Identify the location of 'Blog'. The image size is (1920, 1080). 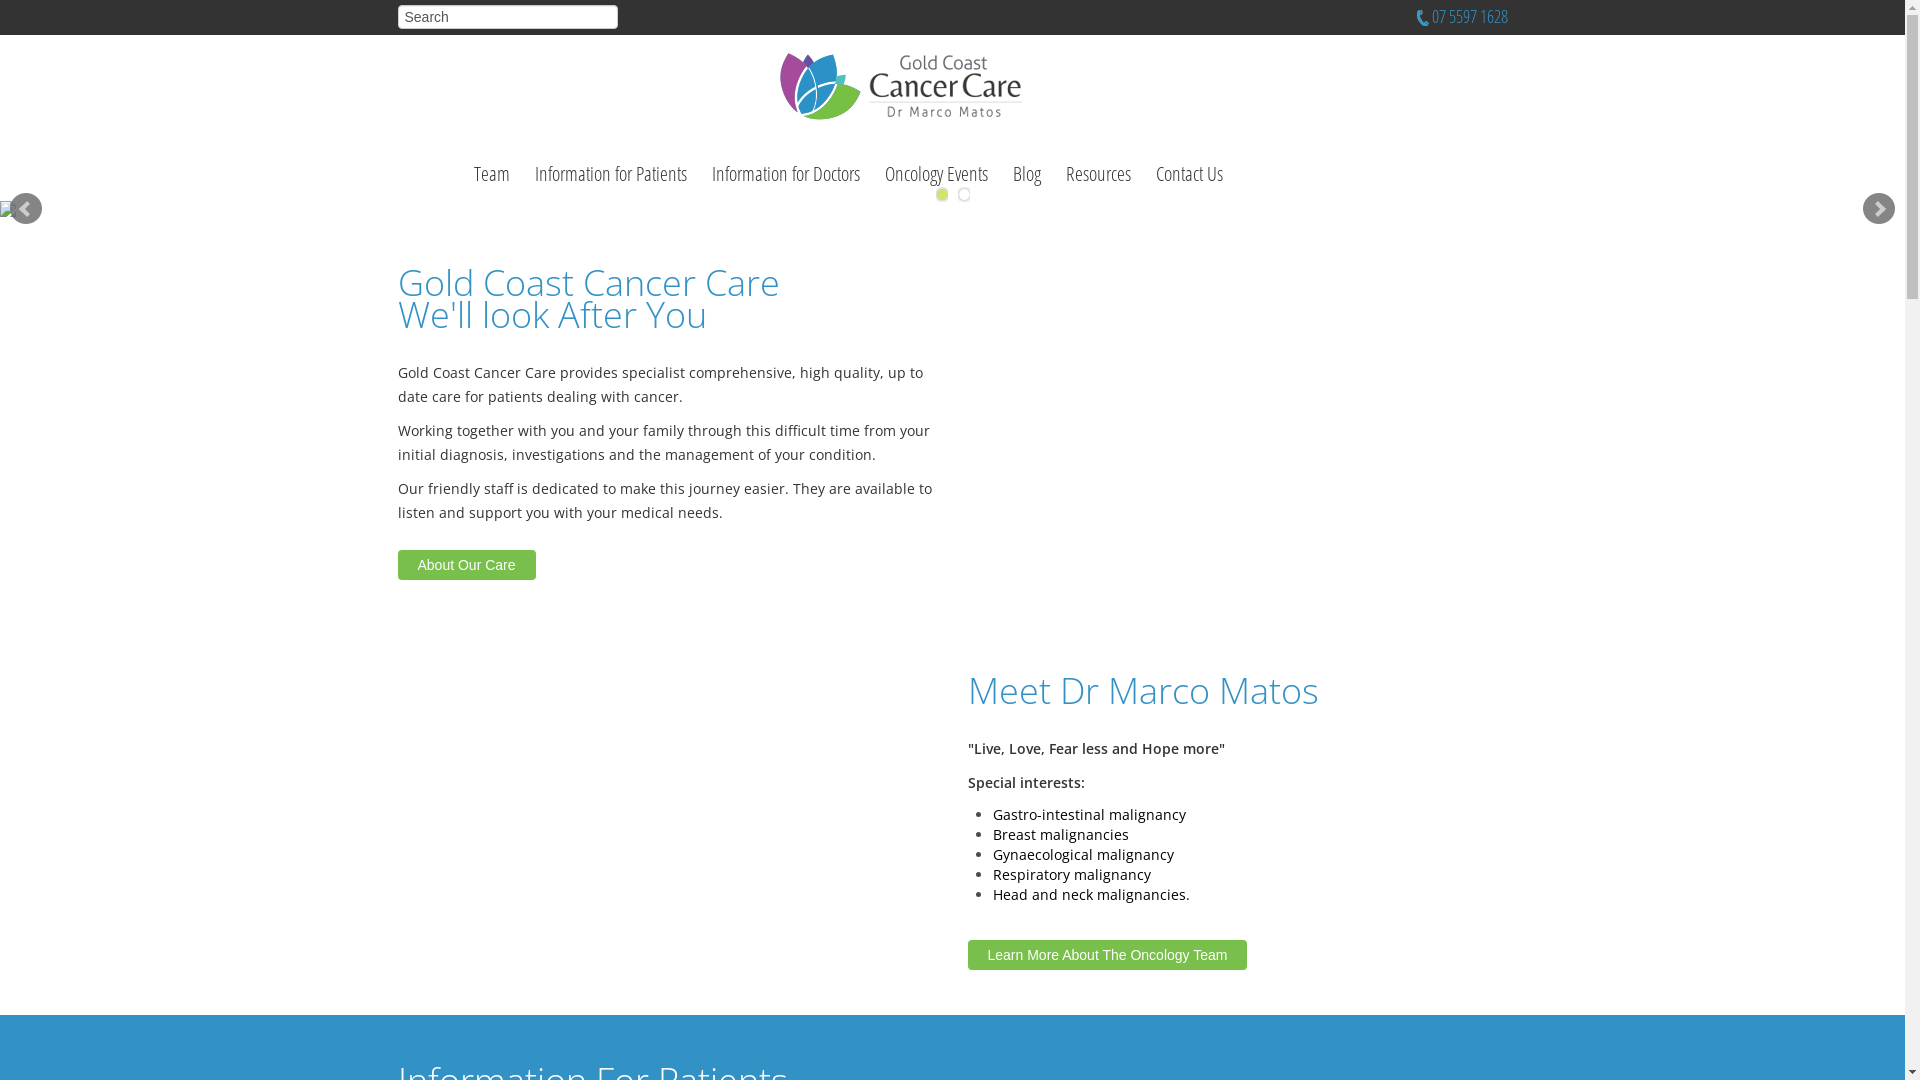
(1026, 172).